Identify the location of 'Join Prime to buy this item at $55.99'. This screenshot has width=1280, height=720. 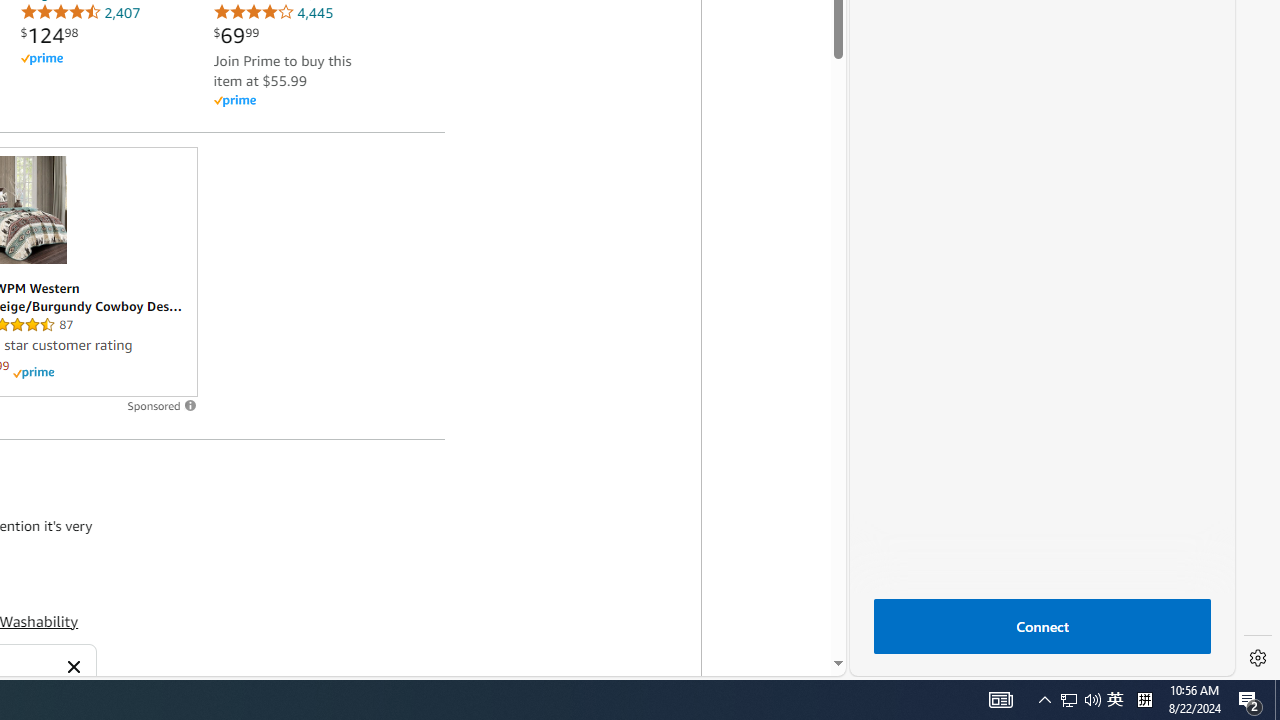
(281, 69).